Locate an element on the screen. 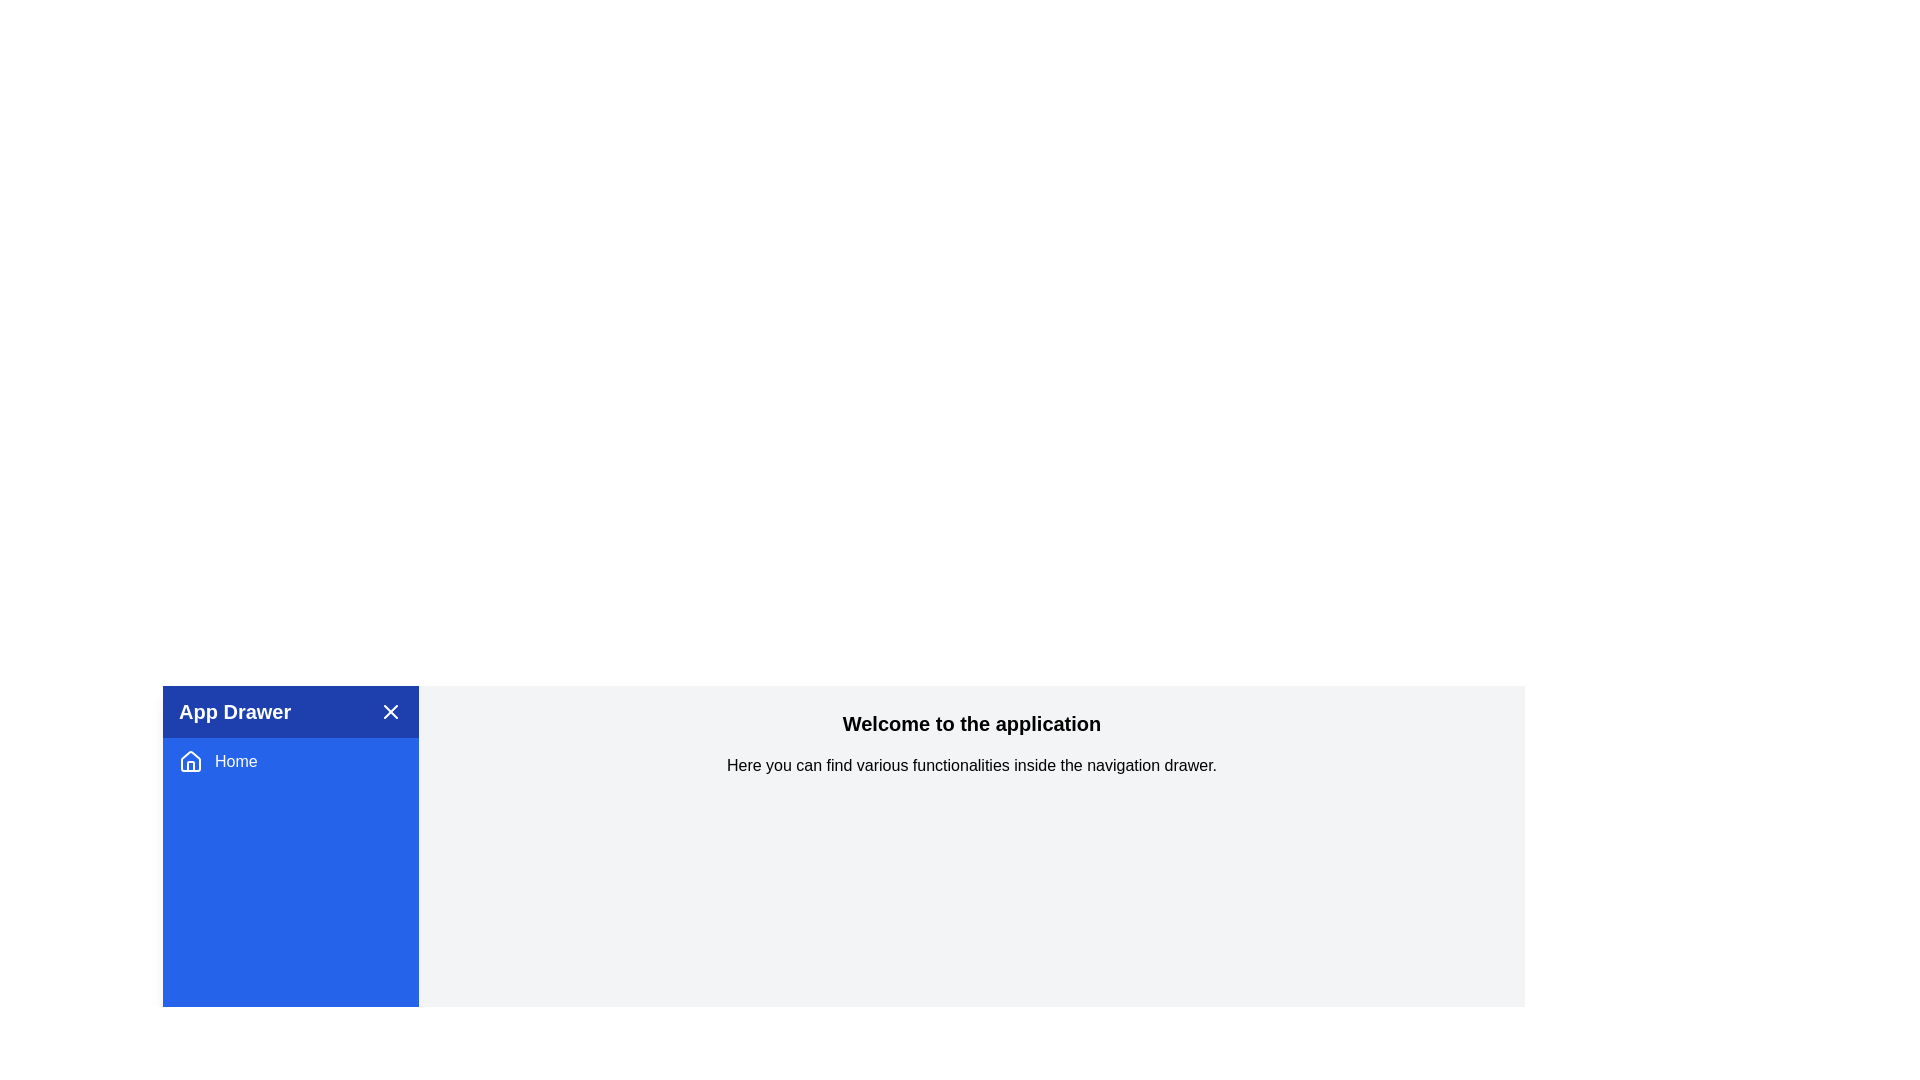  the lower rectangular portion of the house icon in the App Drawer sidebar located at the top-left corner of the interface is located at coordinates (191, 765).